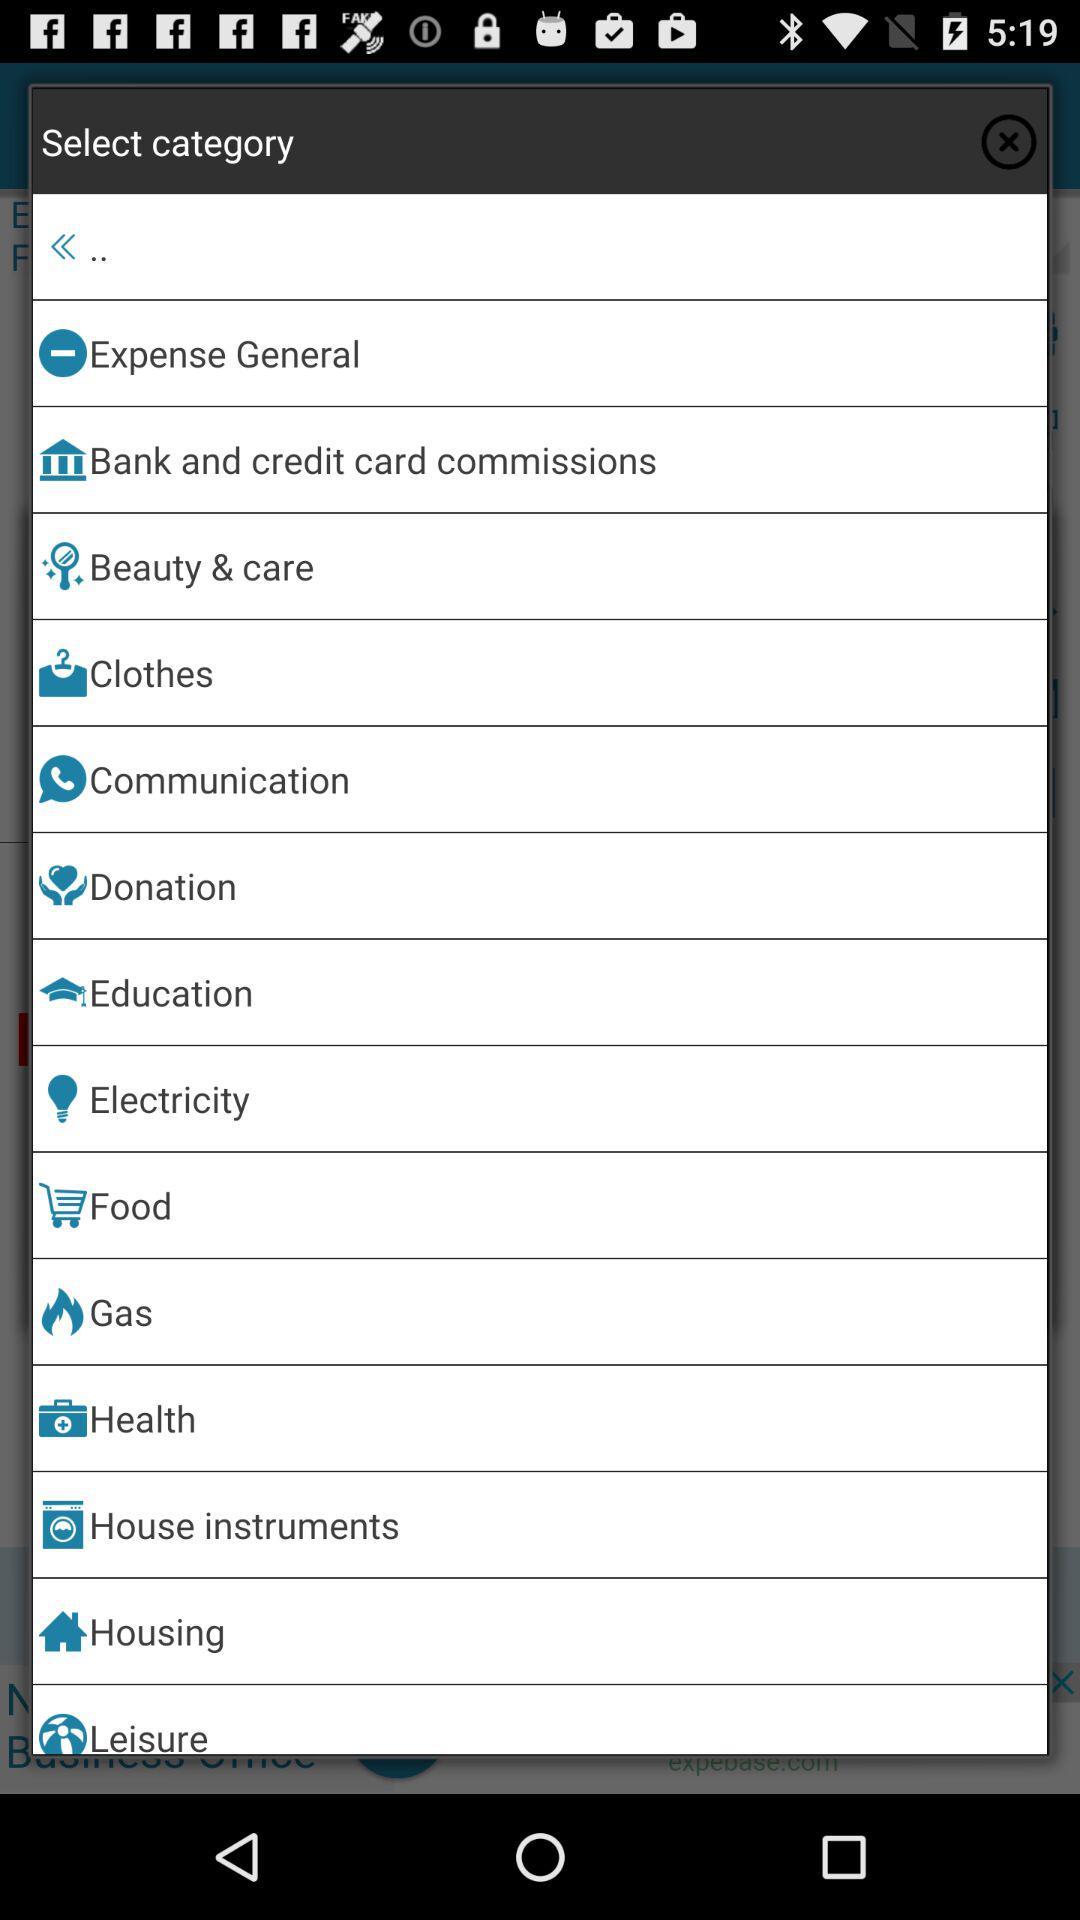 The height and width of the screenshot is (1920, 1080). What do you see at coordinates (564, 778) in the screenshot?
I see `item below clothes` at bounding box center [564, 778].